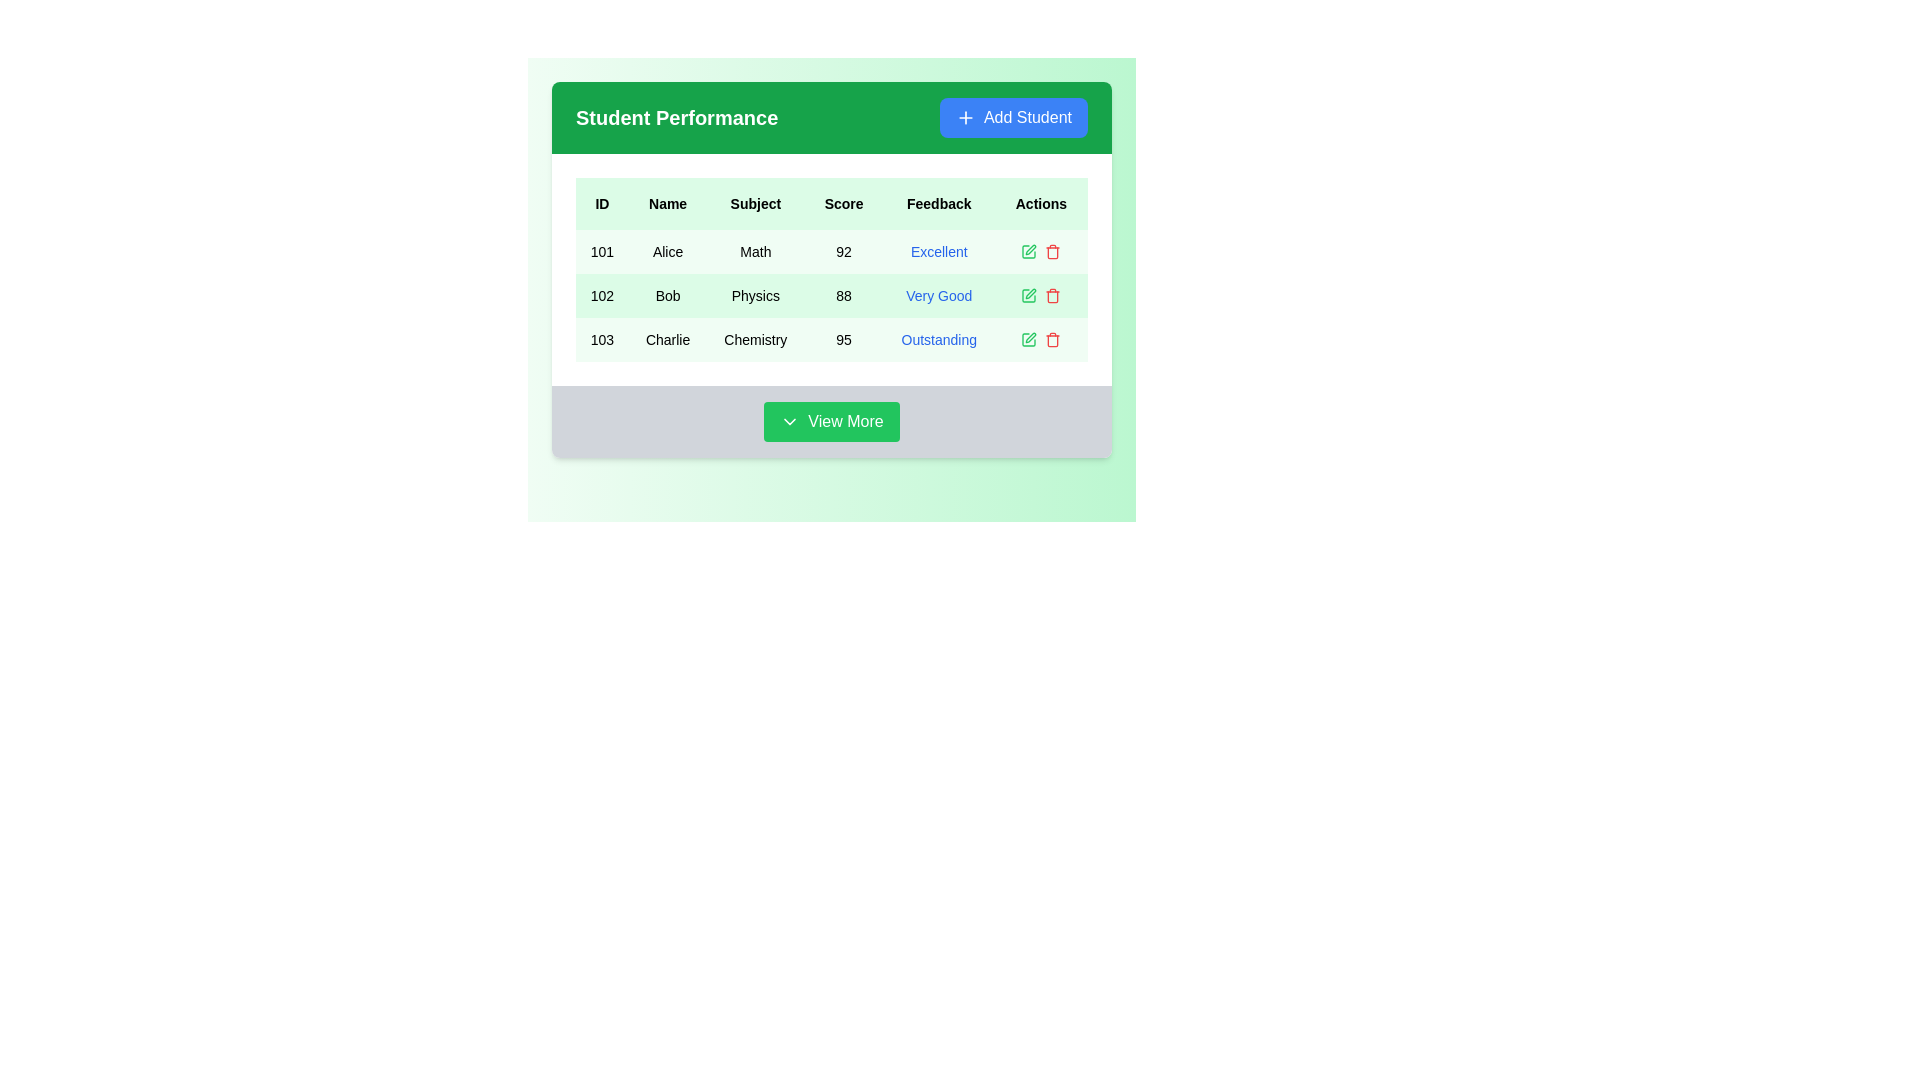  I want to click on the delete button located in the 'Actions' column of the first row for the student Alice, so click(1052, 250).